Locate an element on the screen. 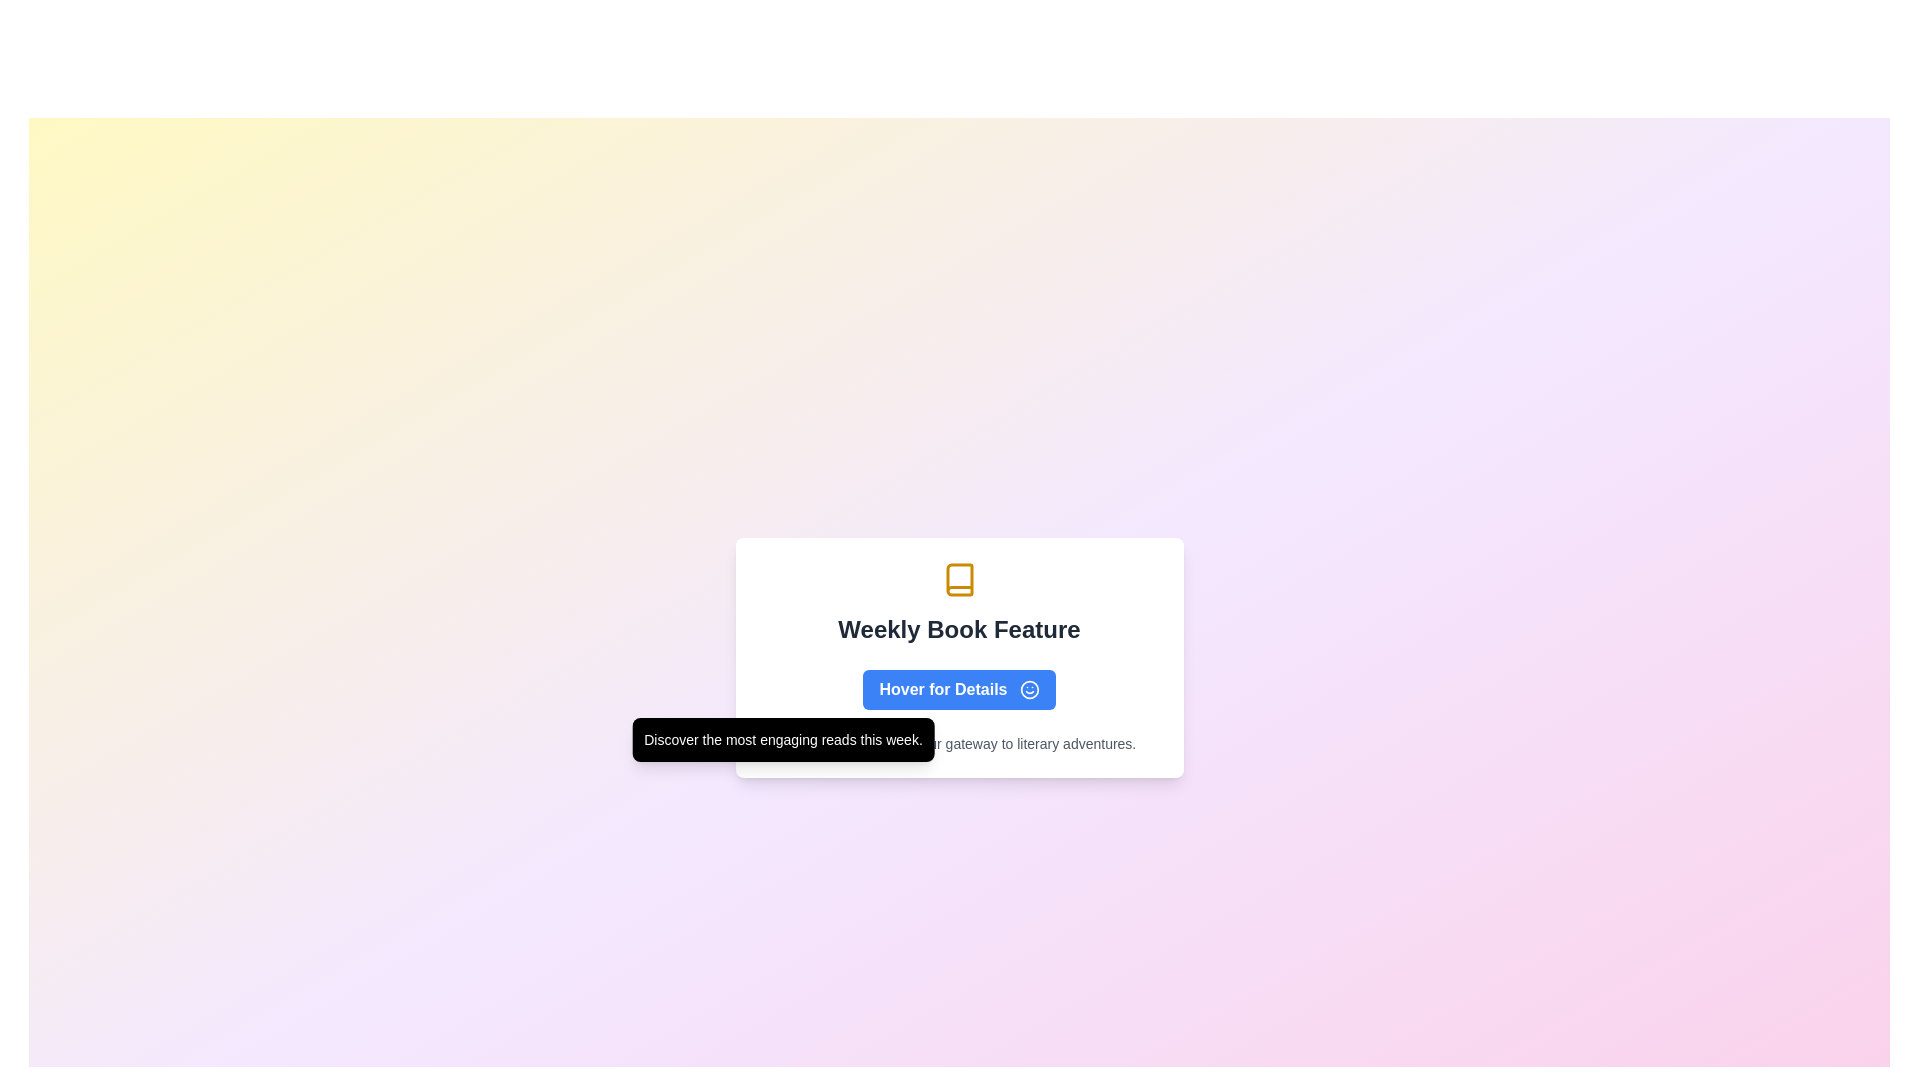 The image size is (1920, 1080). the 'Weekly Book Feature' text with the accompanying yellow book icon, which is located in a white panel above the 'Hover for Details' button is located at coordinates (958, 603).